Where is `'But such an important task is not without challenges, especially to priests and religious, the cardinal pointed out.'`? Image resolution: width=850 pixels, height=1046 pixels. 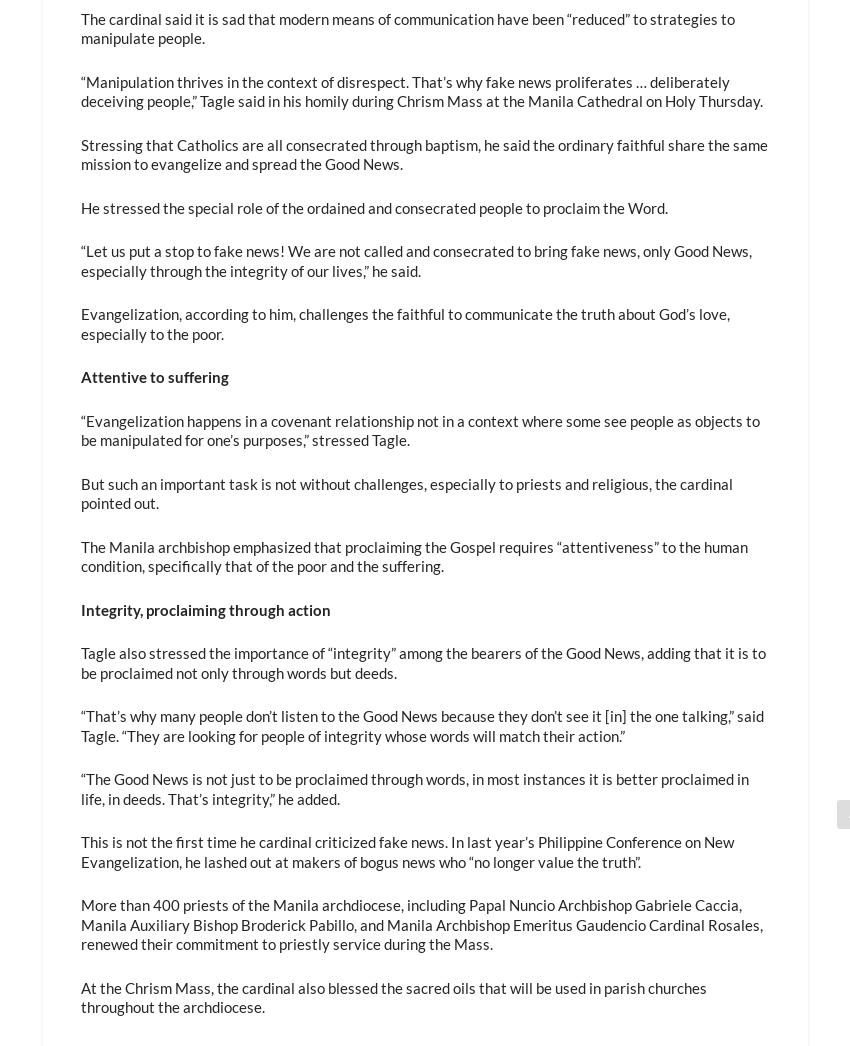 'But such an important task is not without challenges, especially to priests and religious, the cardinal pointed out.' is located at coordinates (79, 492).